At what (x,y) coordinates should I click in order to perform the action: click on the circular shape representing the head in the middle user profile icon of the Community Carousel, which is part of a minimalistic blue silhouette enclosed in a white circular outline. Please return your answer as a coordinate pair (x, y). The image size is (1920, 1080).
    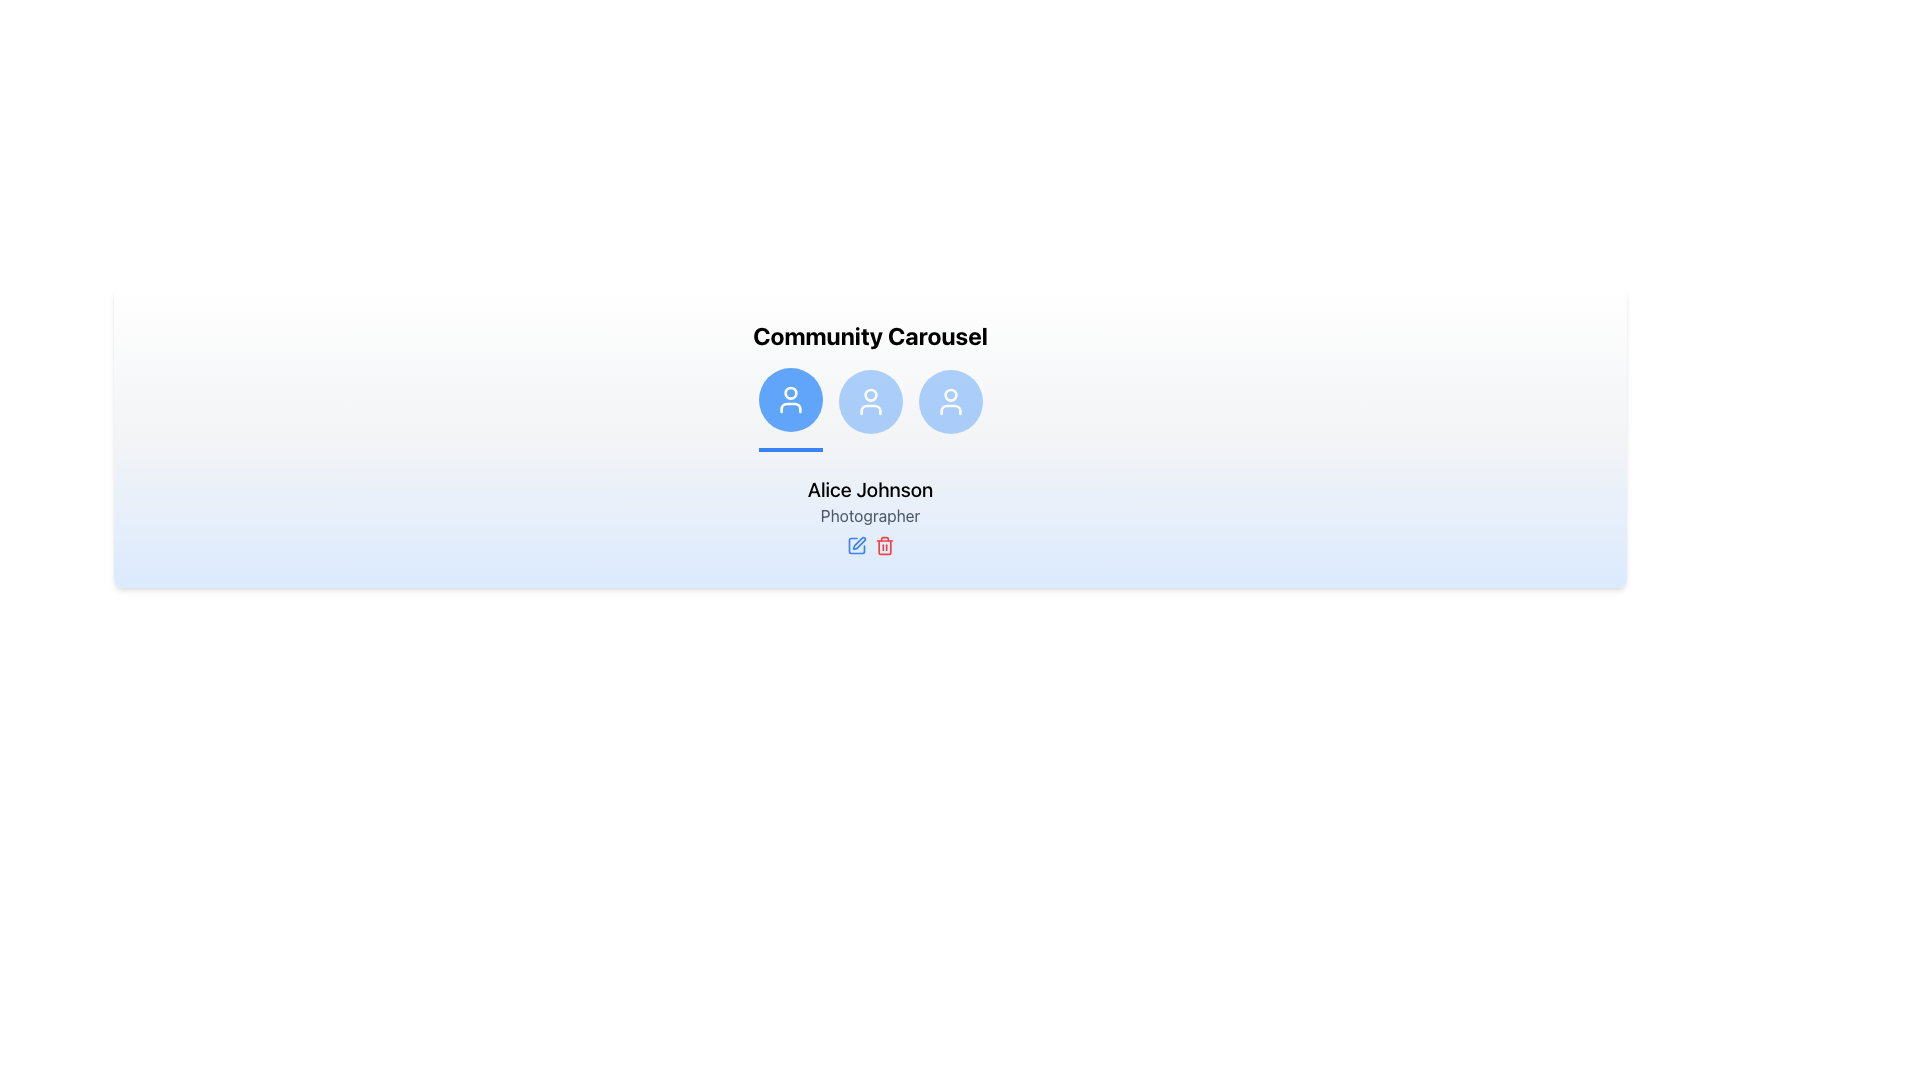
    Looking at the image, I should click on (870, 395).